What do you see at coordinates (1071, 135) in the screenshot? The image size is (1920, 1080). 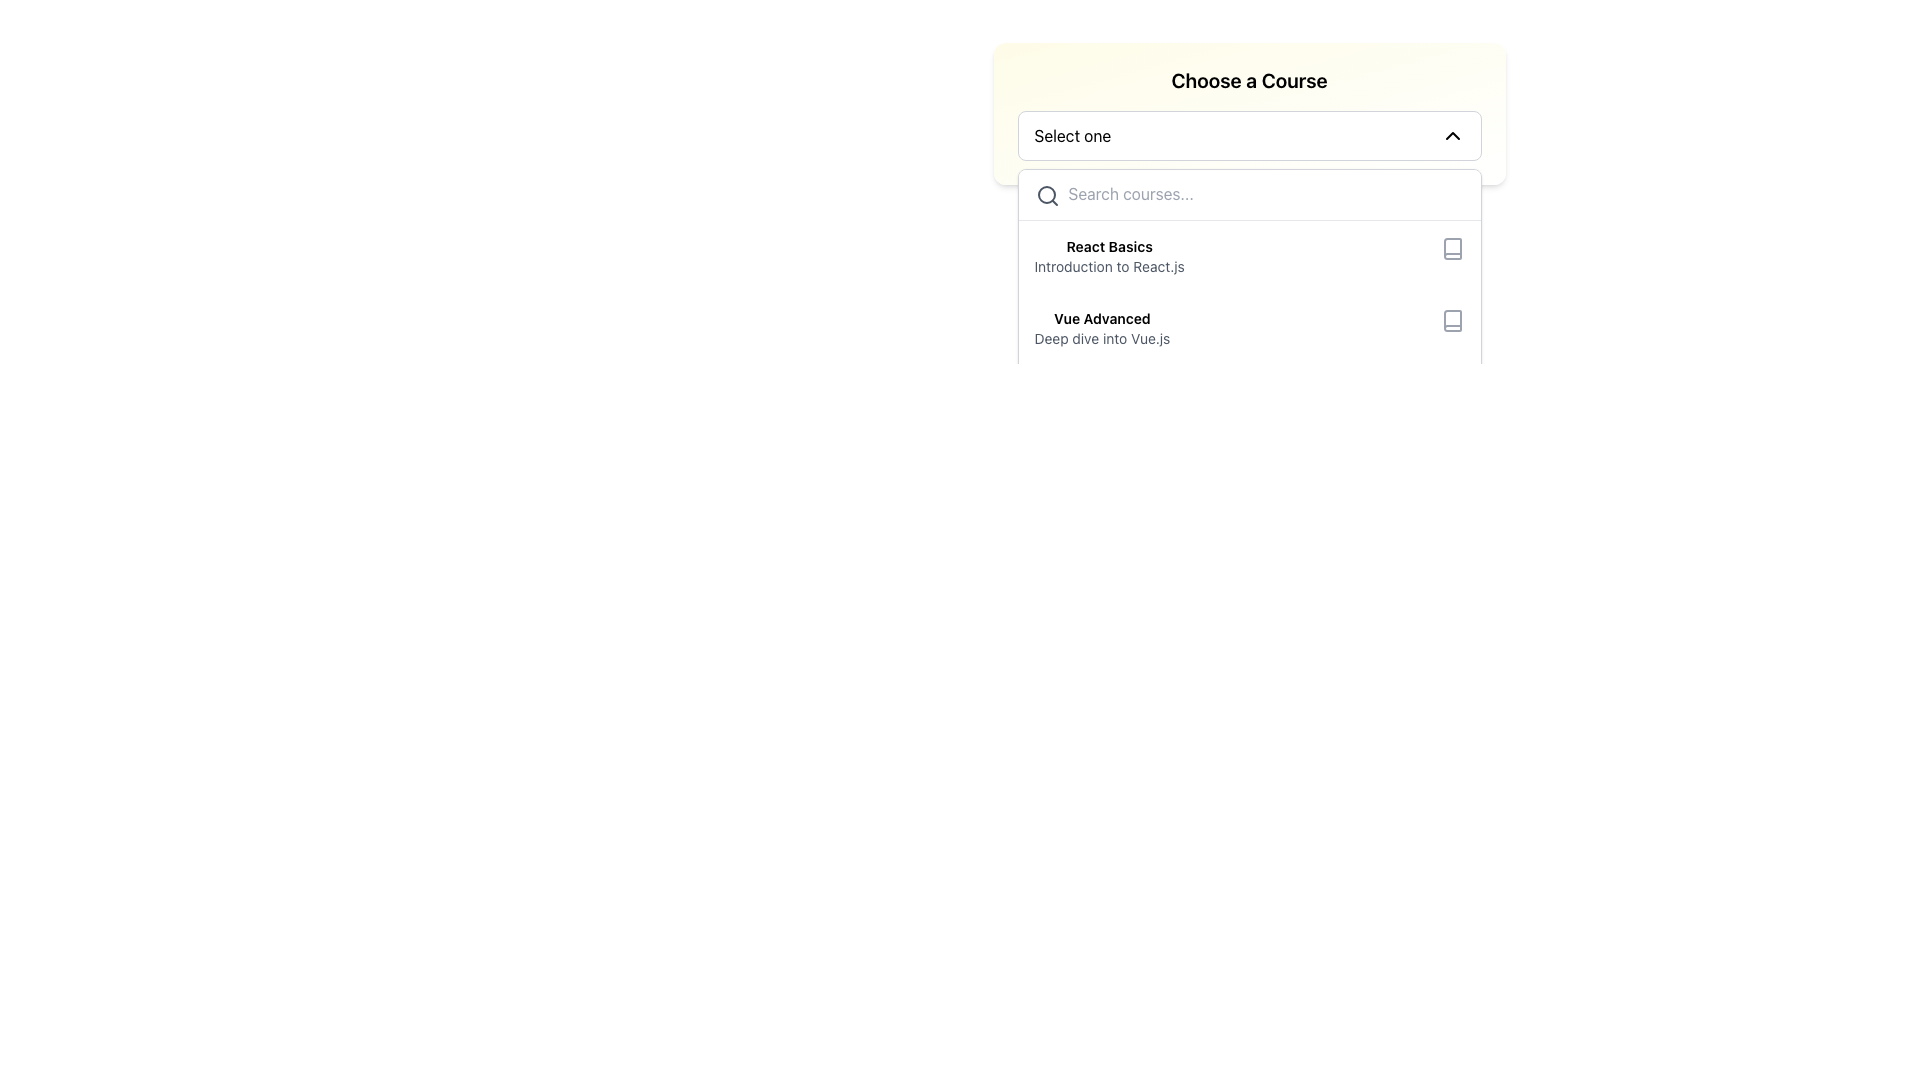 I see `the drop-down labeled 'Select one'` at bounding box center [1071, 135].